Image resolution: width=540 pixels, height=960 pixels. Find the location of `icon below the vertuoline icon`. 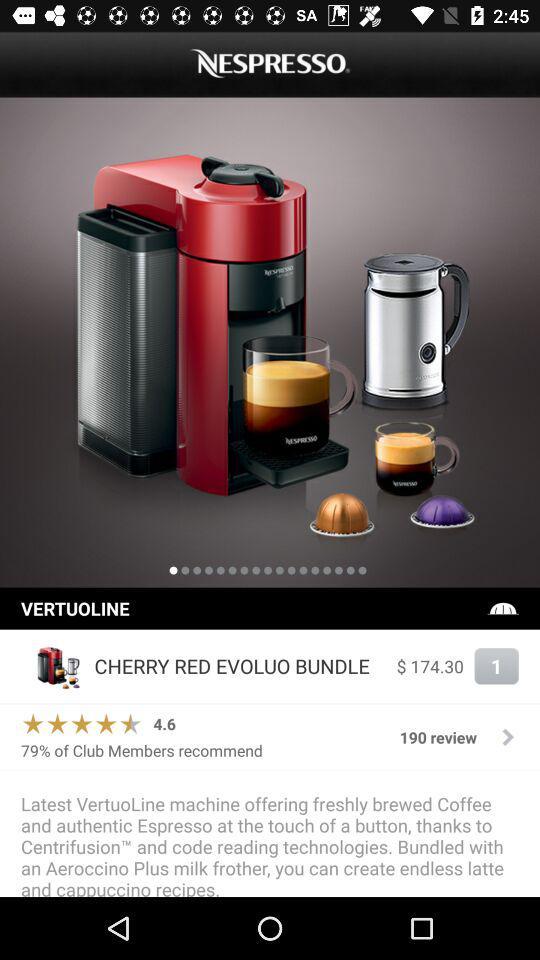

icon below the vertuoline icon is located at coordinates (52, 666).